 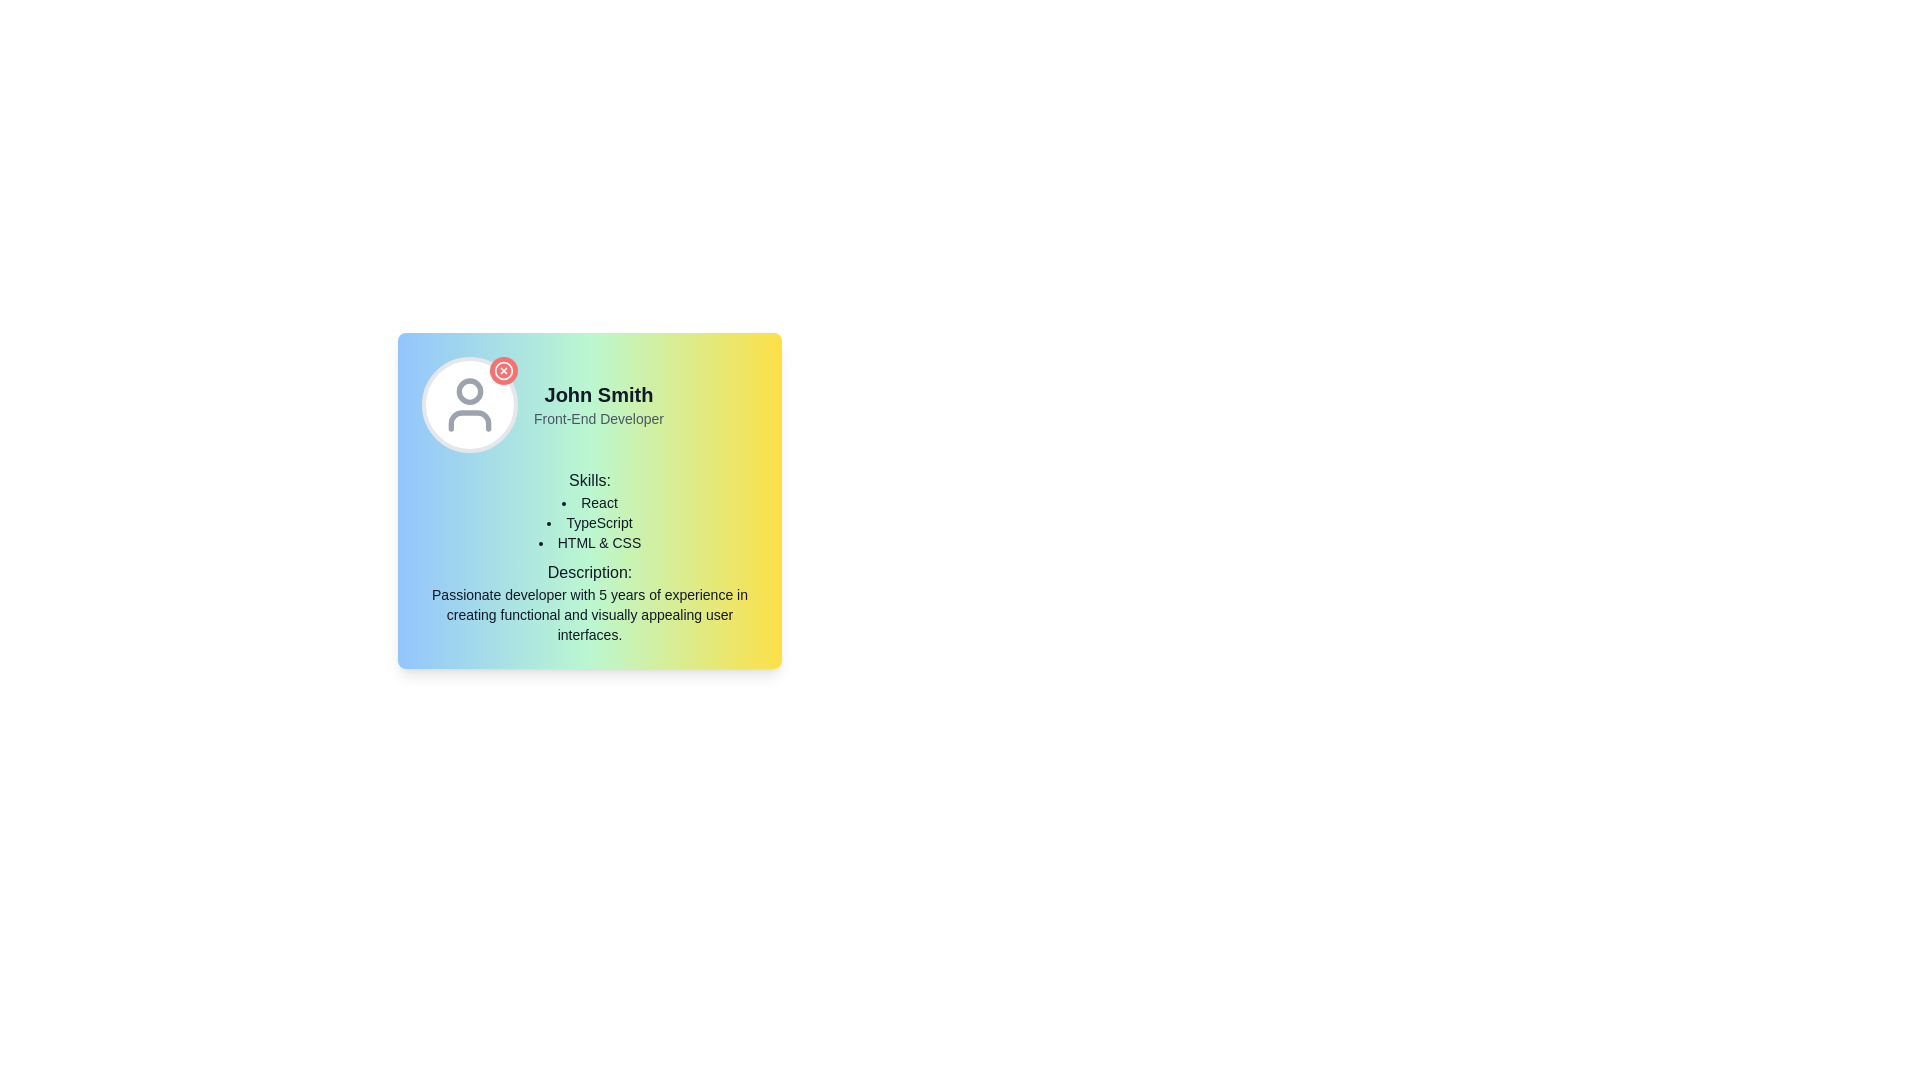 I want to click on the Text display component featuring the name 'John Smith' and job title 'Front-End Developer', located near the top-left section of a rounded rectangle, so click(x=589, y=405).